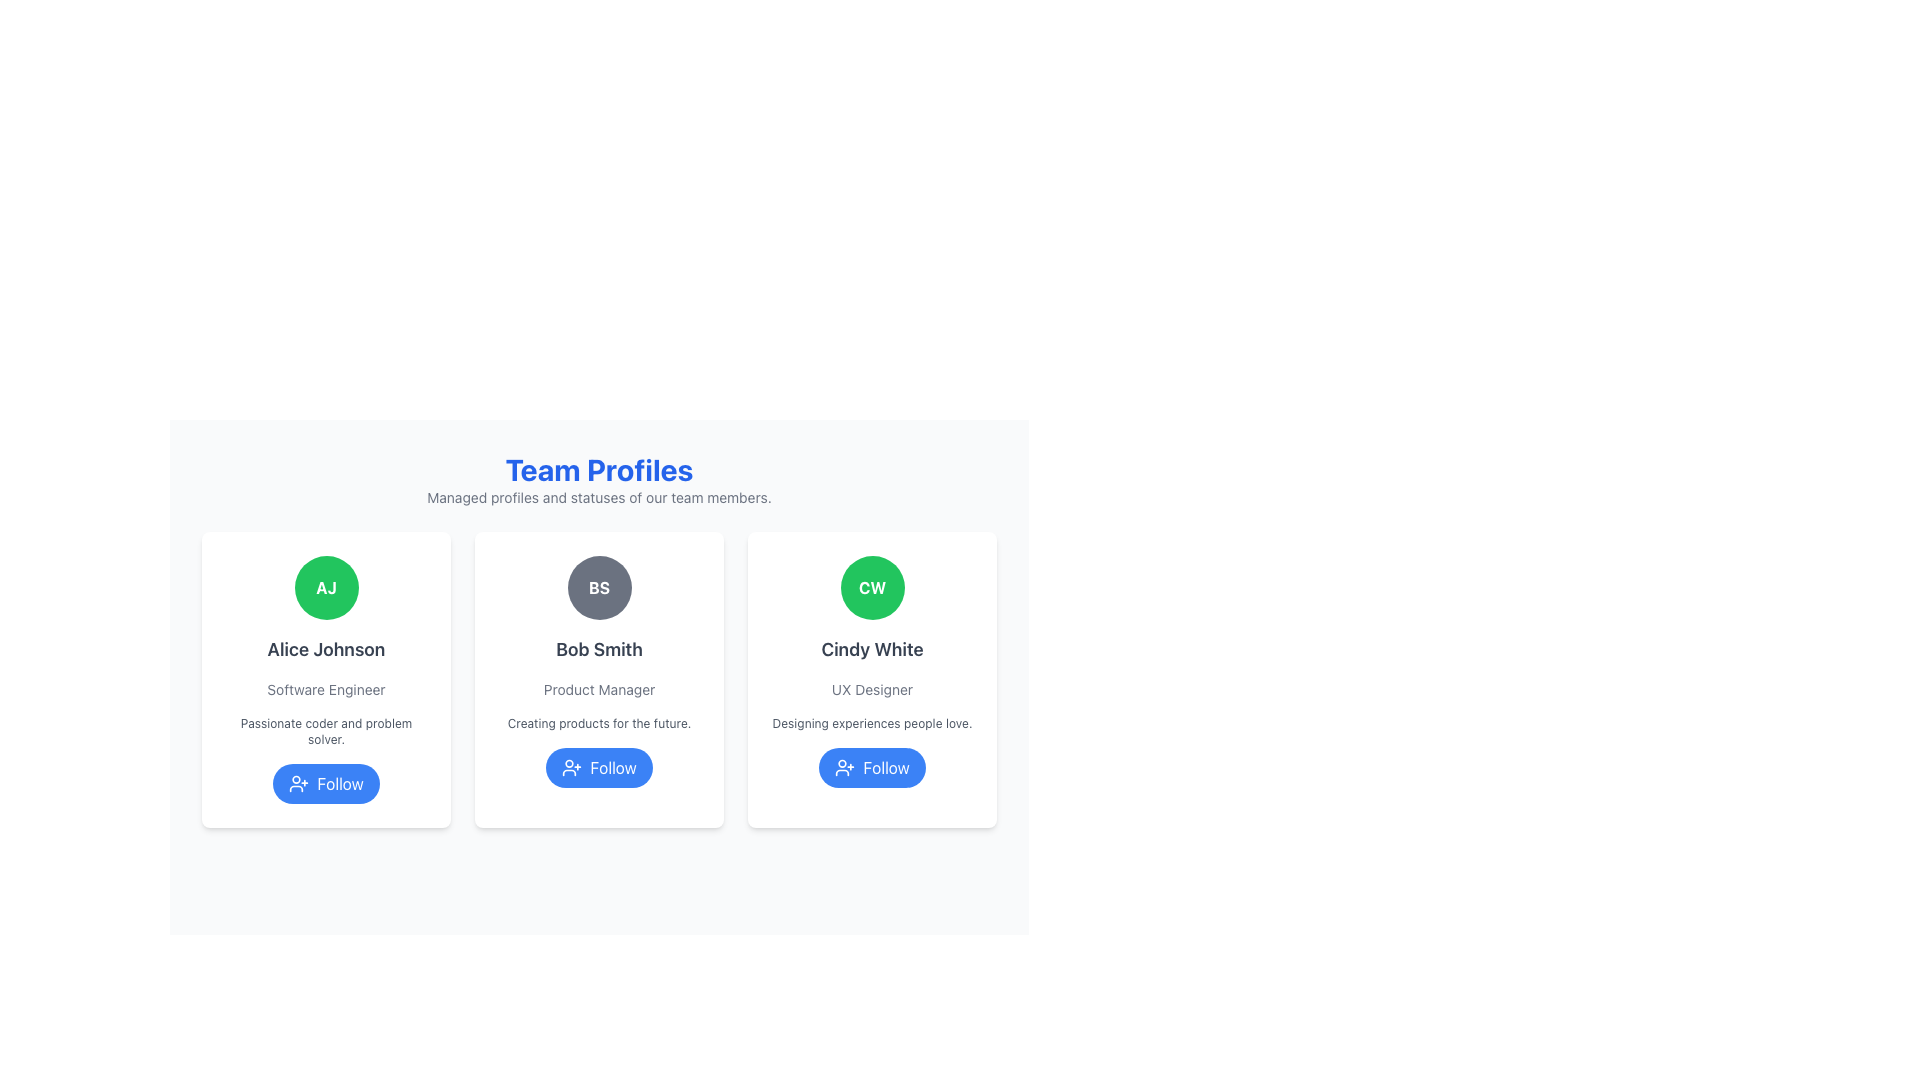  I want to click on the text label displaying 'Alice Johnson' which is positioned beneath the avatar with initials 'AJ' in the user profile card, so click(326, 650).